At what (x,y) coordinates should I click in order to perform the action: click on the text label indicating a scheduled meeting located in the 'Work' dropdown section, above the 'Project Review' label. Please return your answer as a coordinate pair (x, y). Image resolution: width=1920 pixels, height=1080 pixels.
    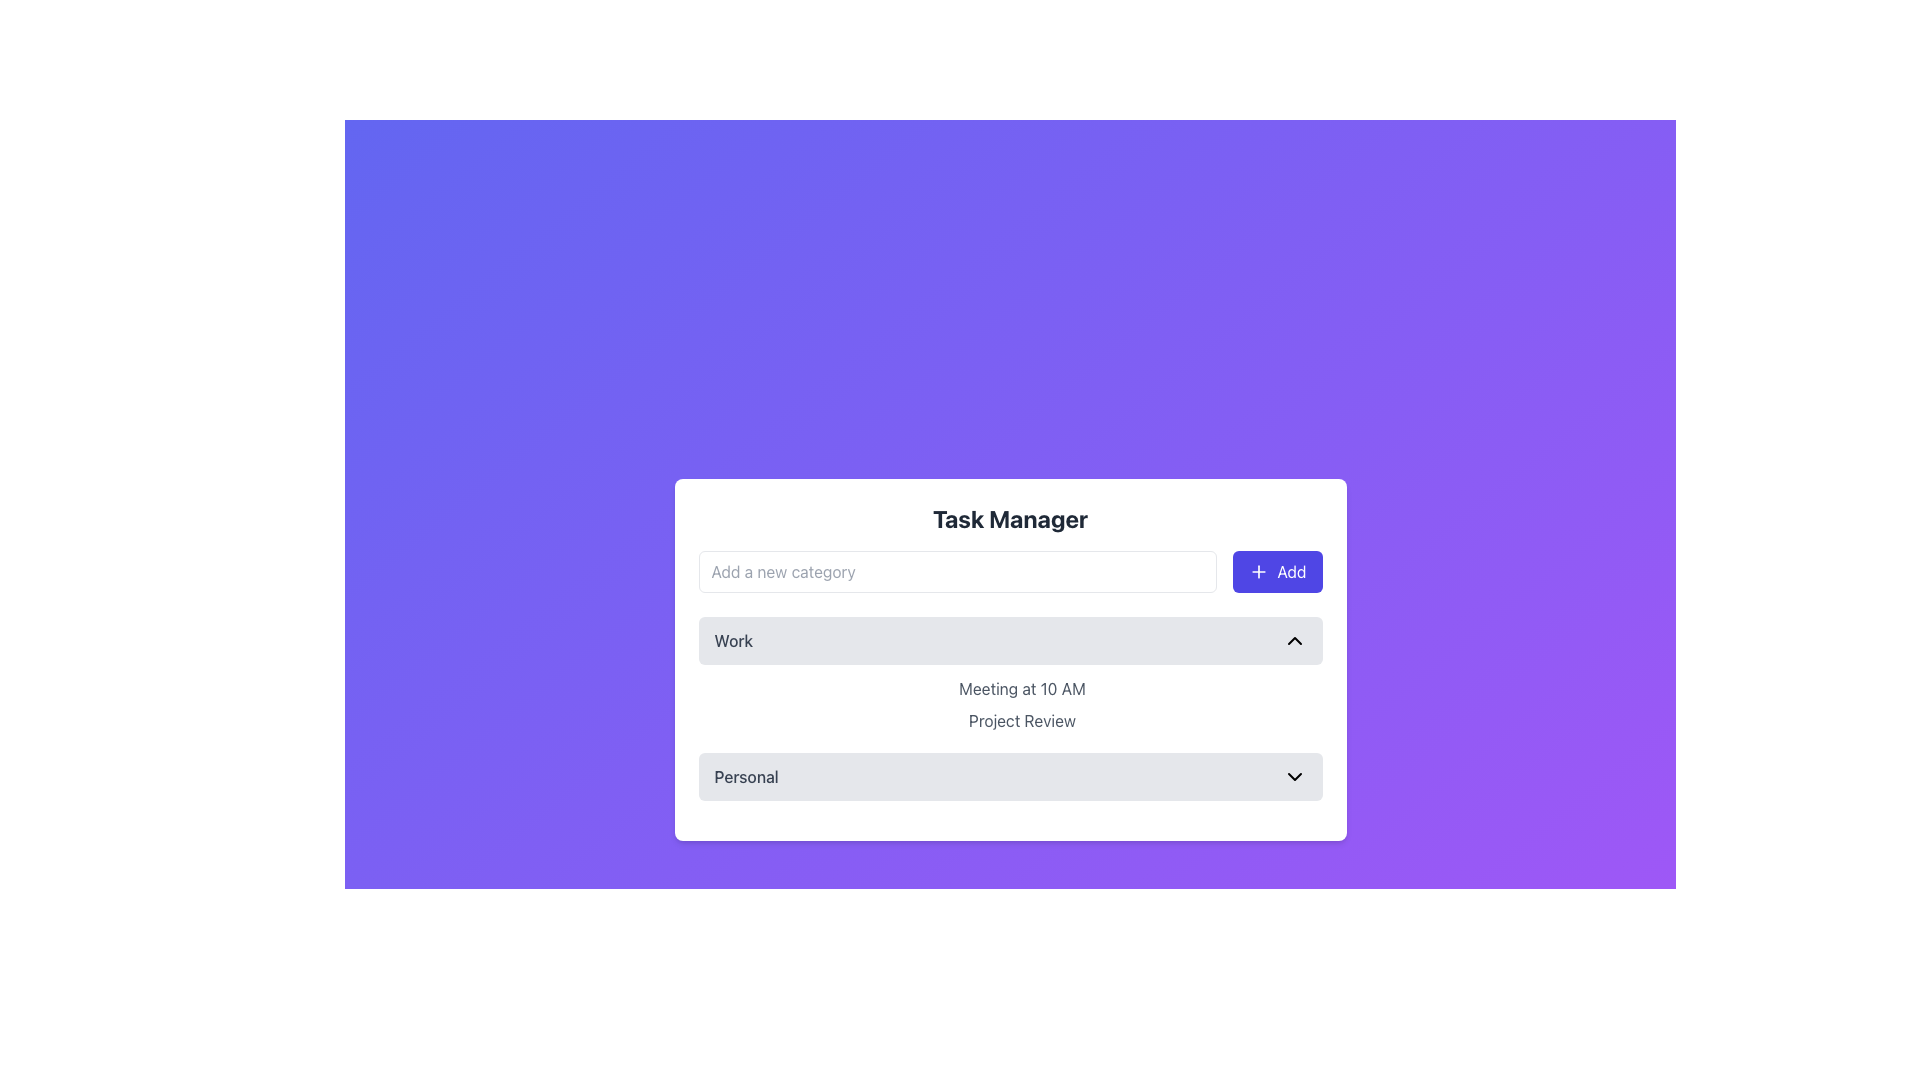
    Looking at the image, I should click on (1022, 688).